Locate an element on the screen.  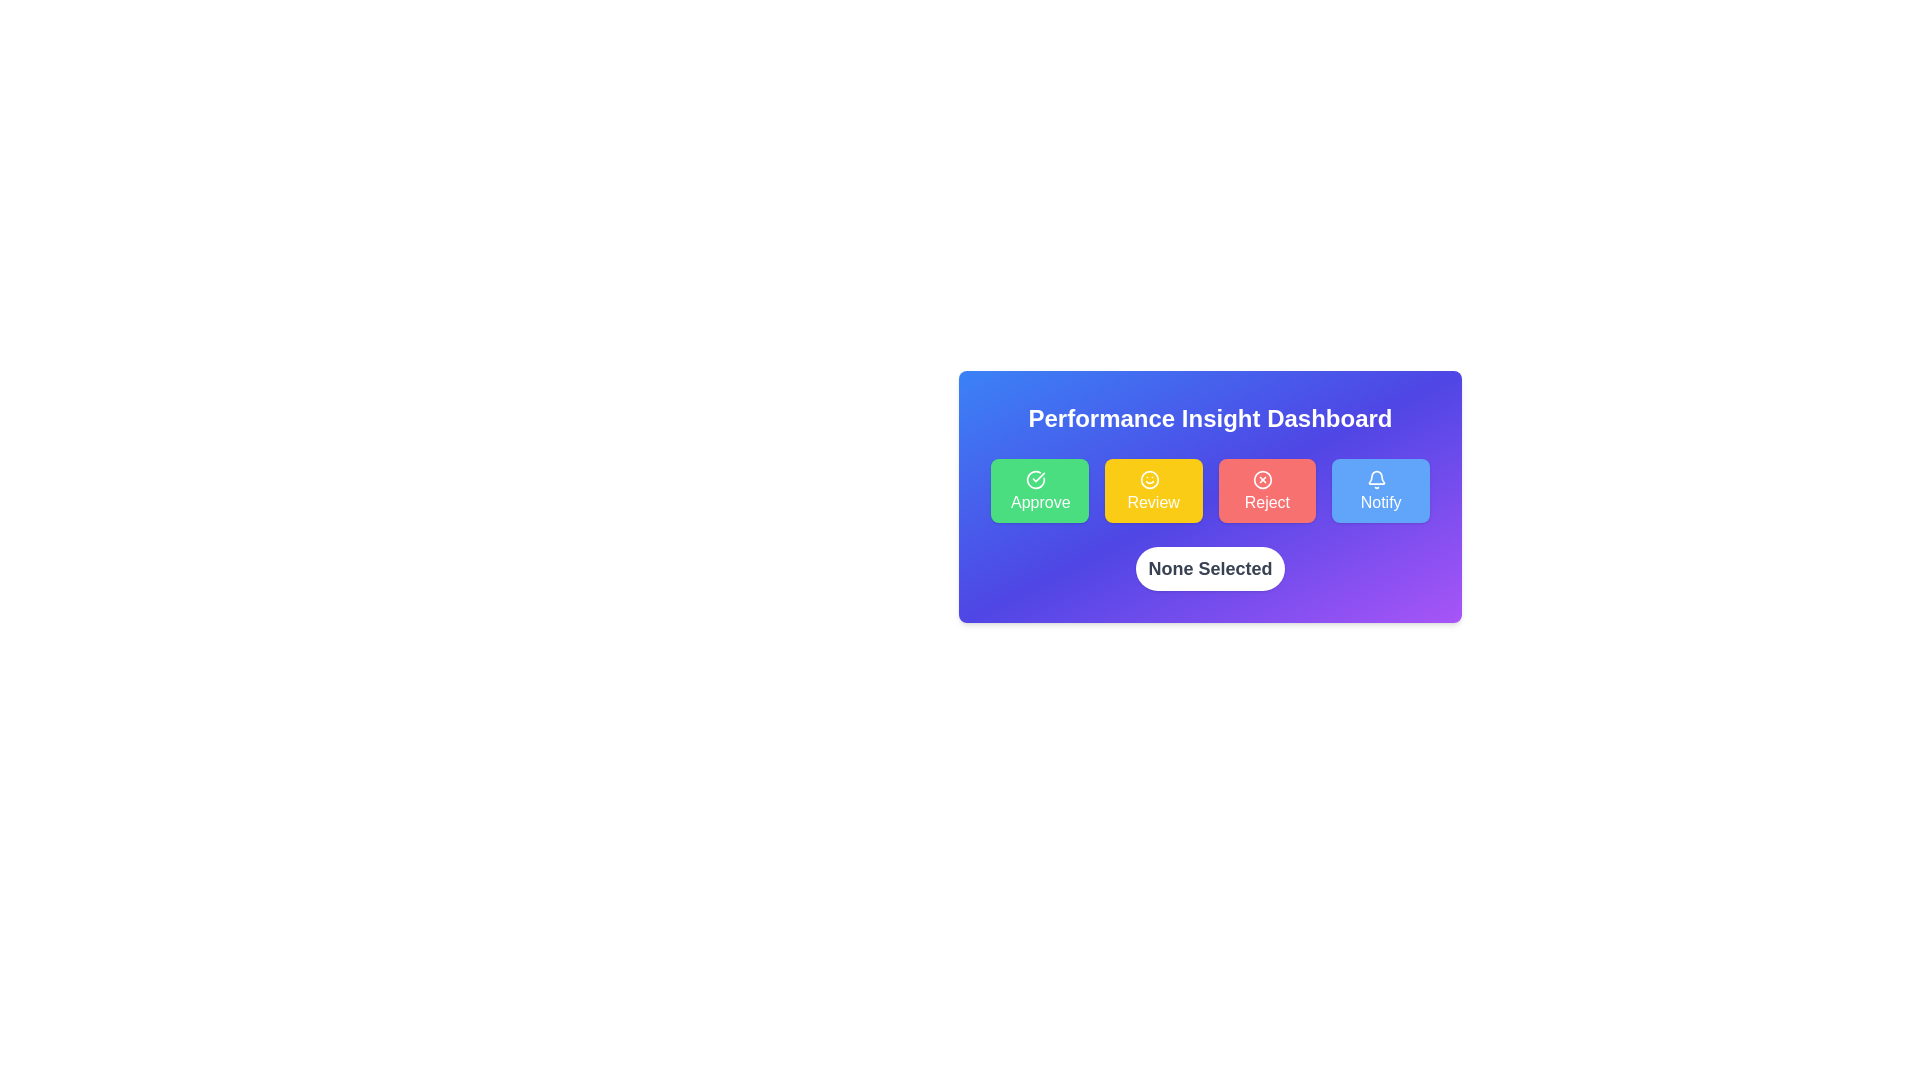
primary circular shape of the smiley face icon located in the toolbar, which serves as a graphical representation and feedback cue is located at coordinates (1149, 479).